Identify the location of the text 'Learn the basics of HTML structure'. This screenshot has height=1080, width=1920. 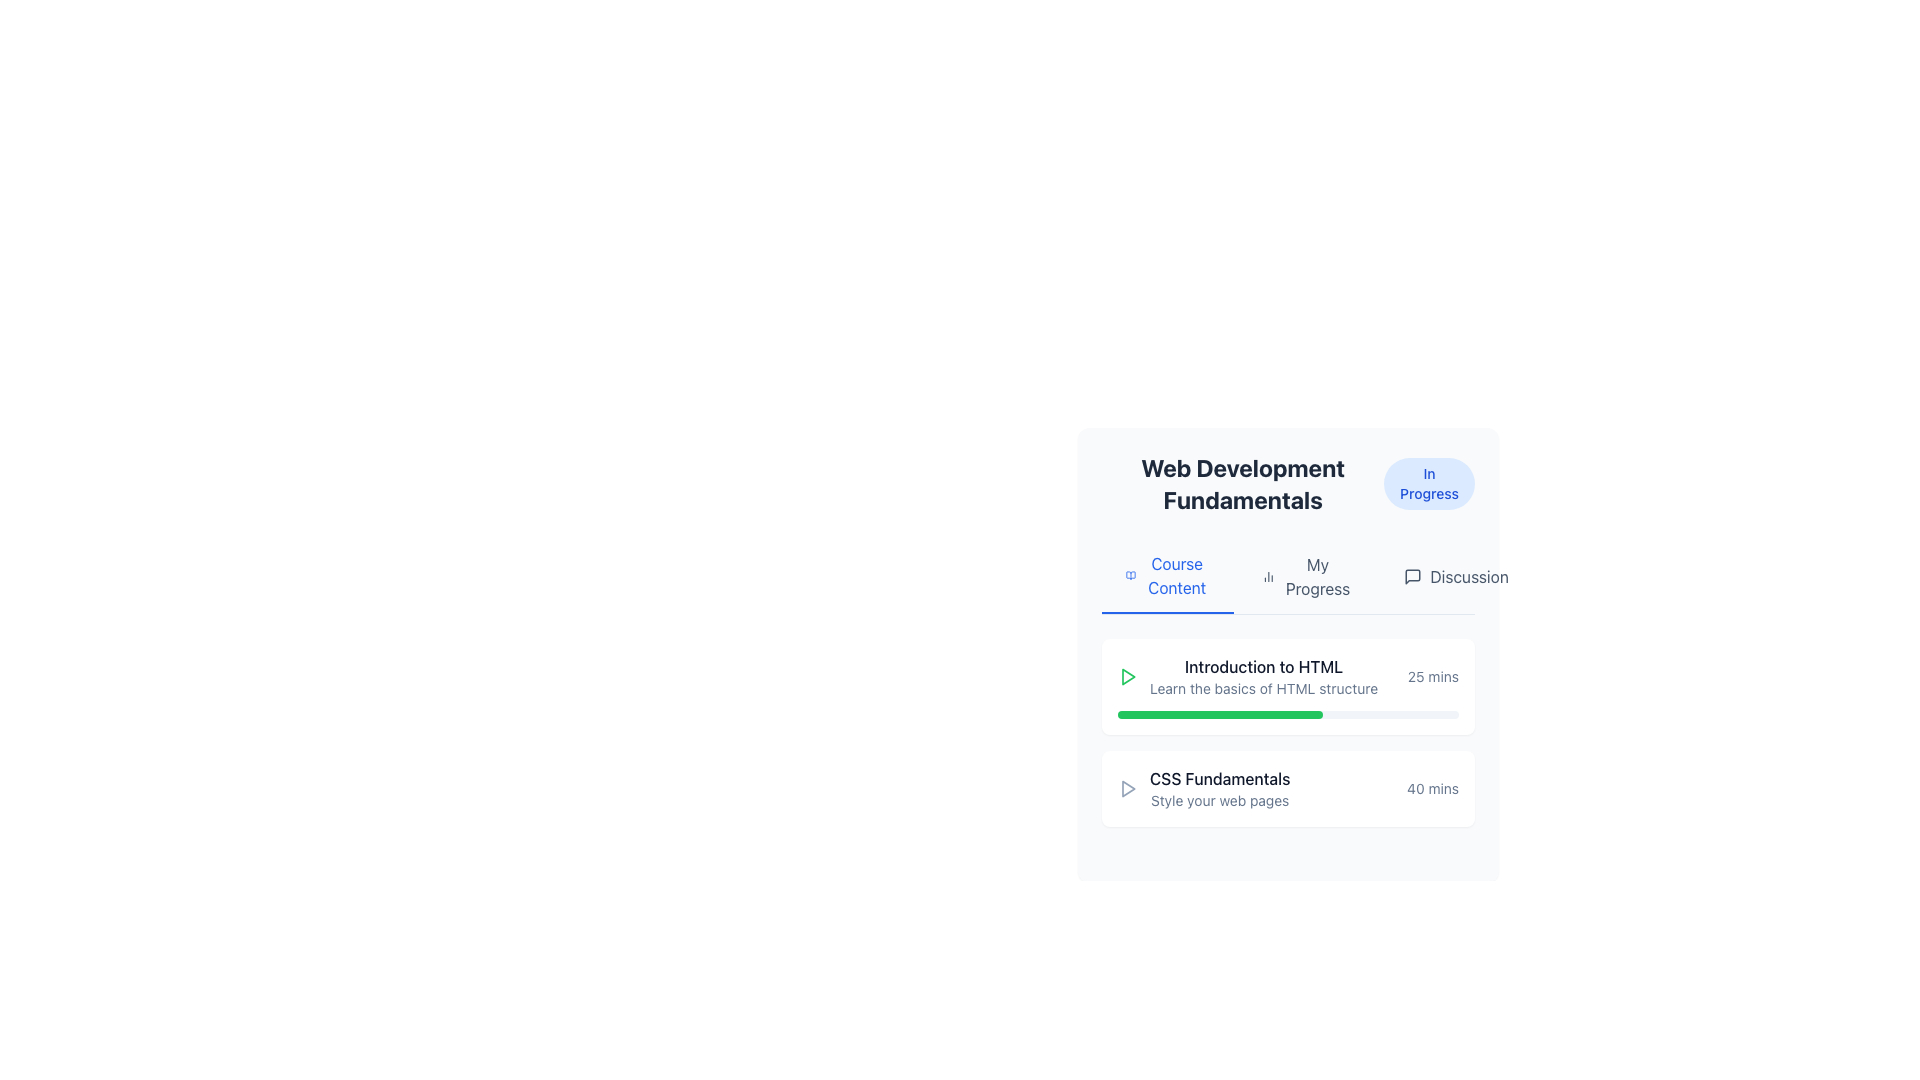
(1263, 688).